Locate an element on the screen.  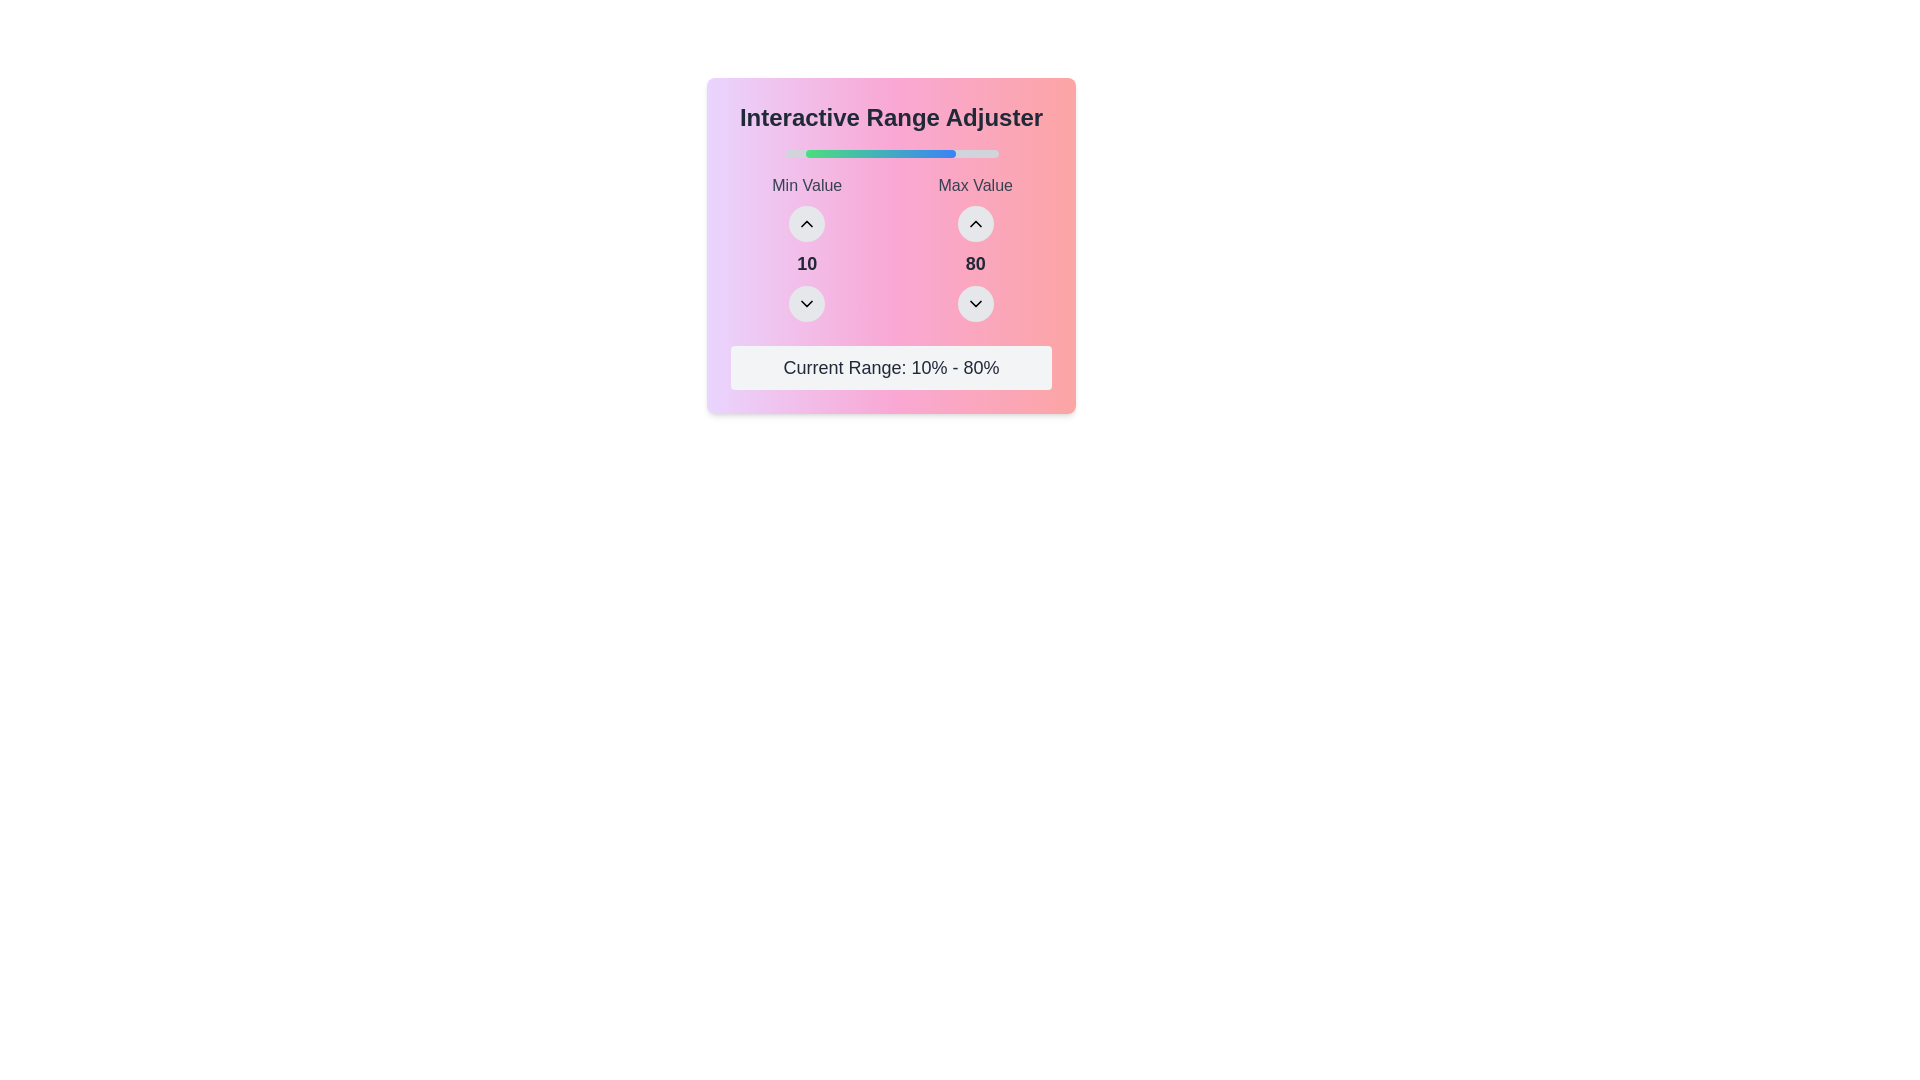
the displayed range on the progress bar located centrally within the 'Interactive Range Adjuster' UI component, positioned below the title and above the 'Min Value' and 'Max Value' labels is located at coordinates (890, 153).